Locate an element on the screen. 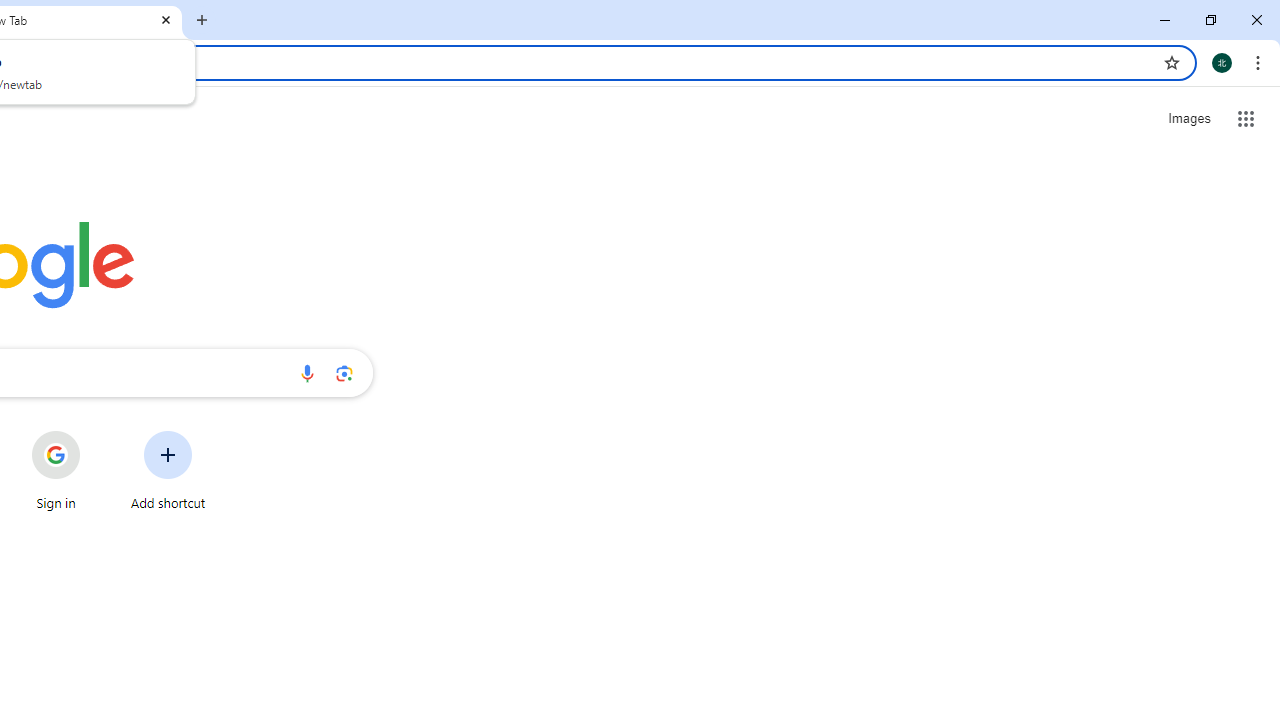 This screenshot has width=1280, height=720. 'Search for Images ' is located at coordinates (1189, 119).